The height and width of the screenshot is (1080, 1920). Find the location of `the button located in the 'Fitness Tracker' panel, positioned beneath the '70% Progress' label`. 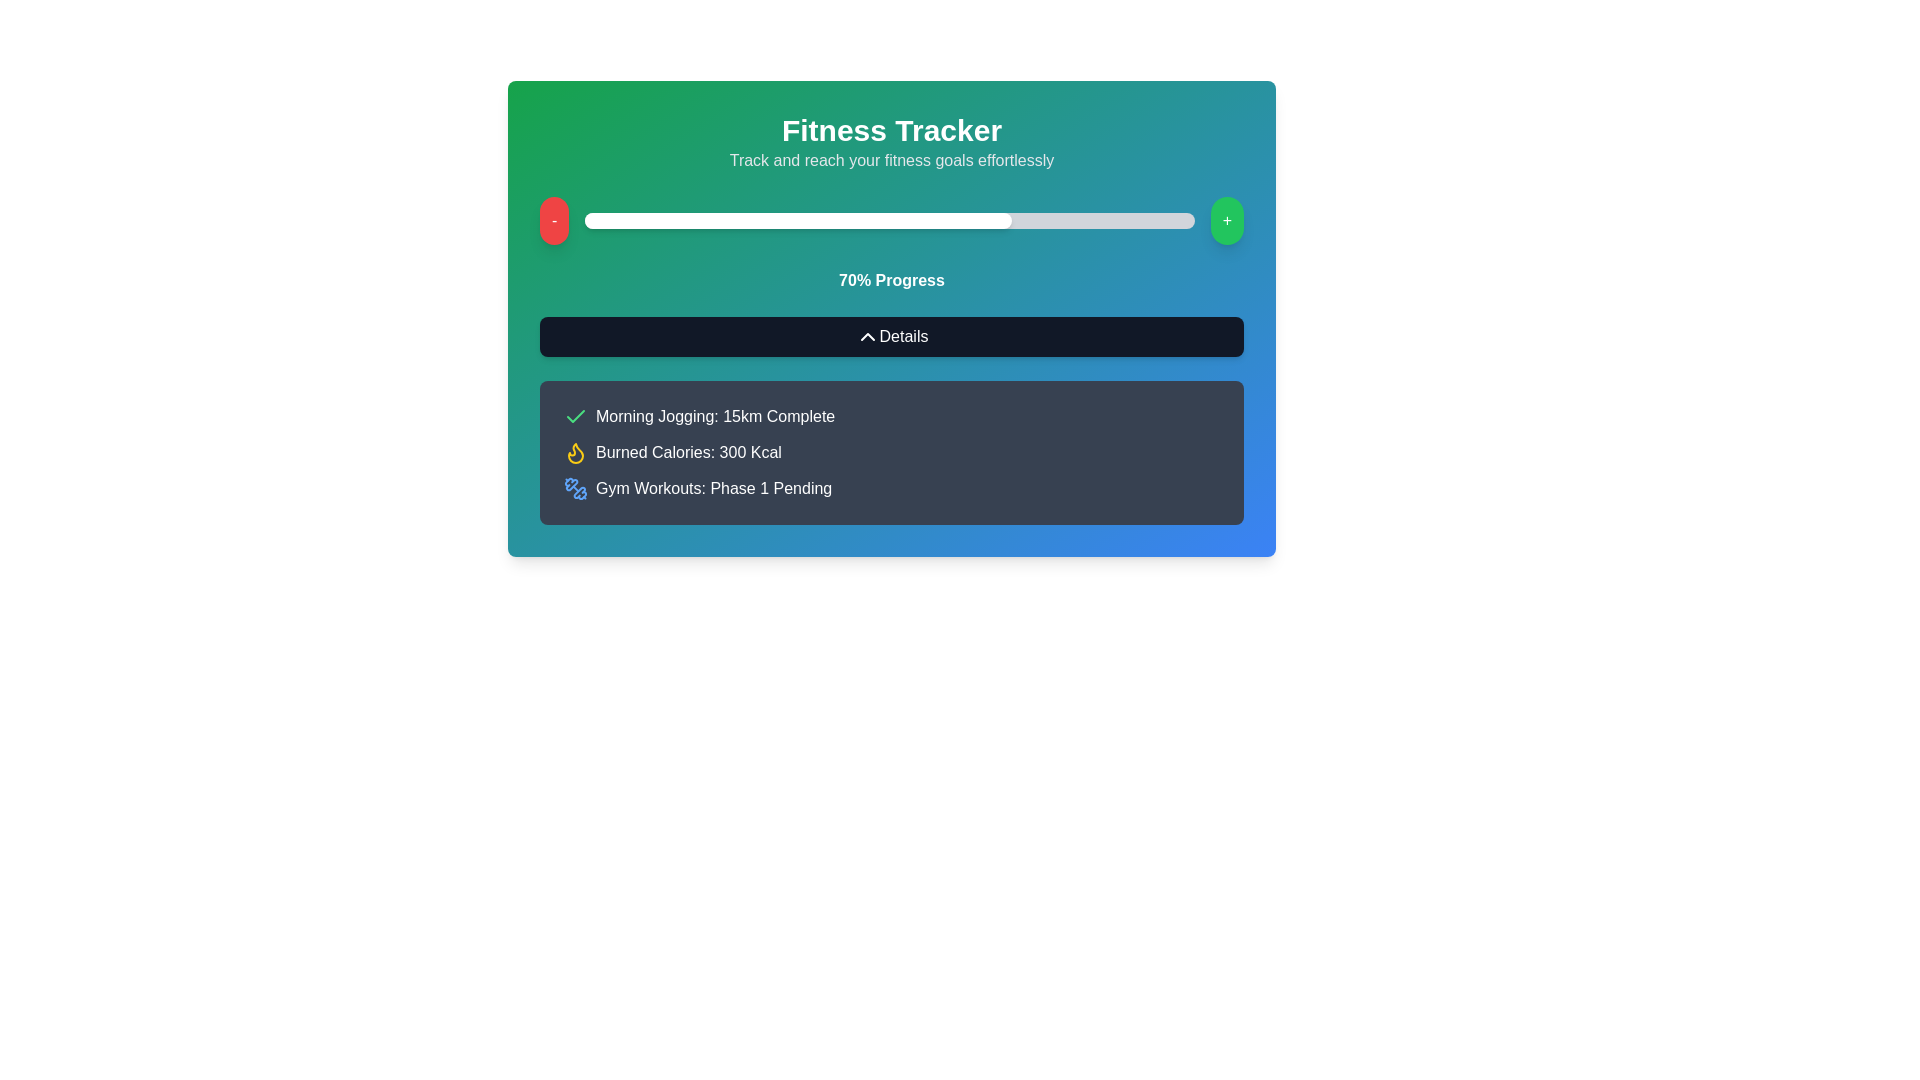

the button located in the 'Fitness Tracker' panel, positioned beneath the '70% Progress' label is located at coordinates (891, 335).